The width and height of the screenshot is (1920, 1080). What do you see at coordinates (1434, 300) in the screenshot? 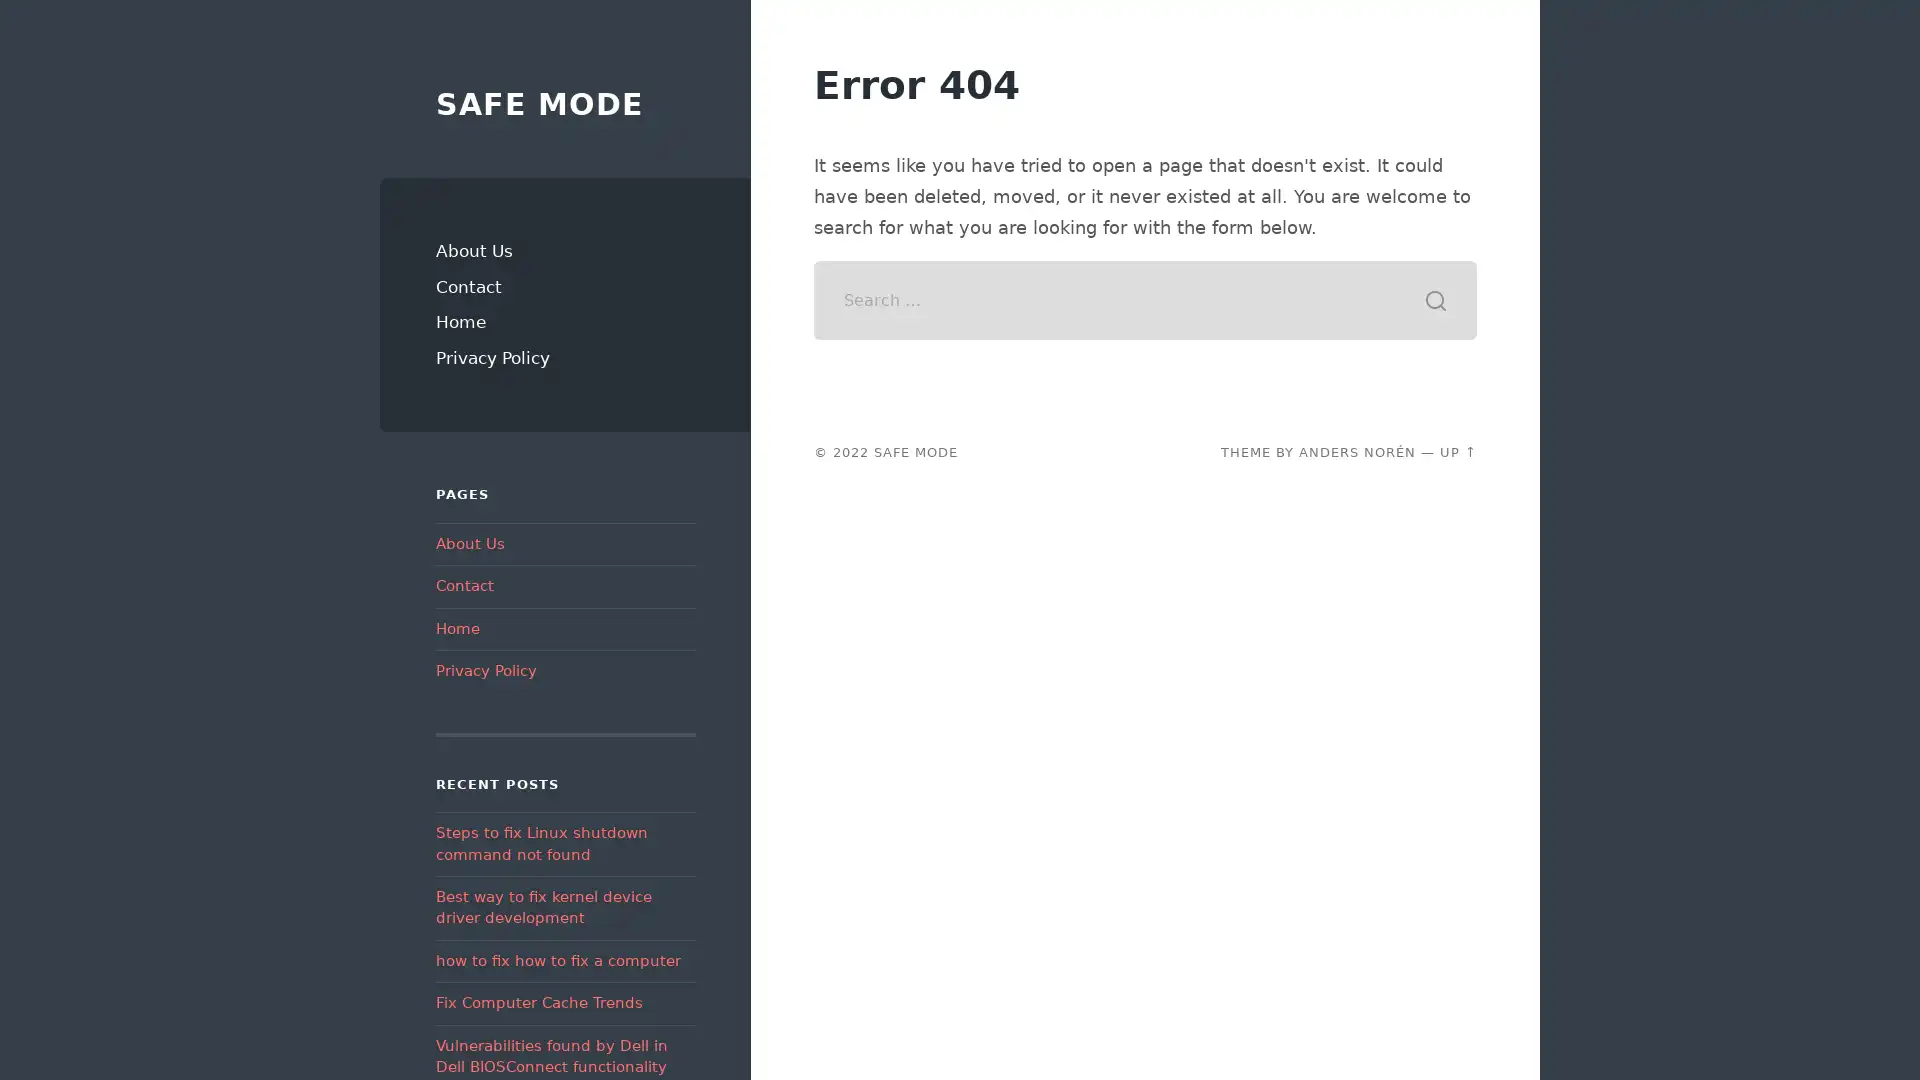
I see `Search` at bounding box center [1434, 300].